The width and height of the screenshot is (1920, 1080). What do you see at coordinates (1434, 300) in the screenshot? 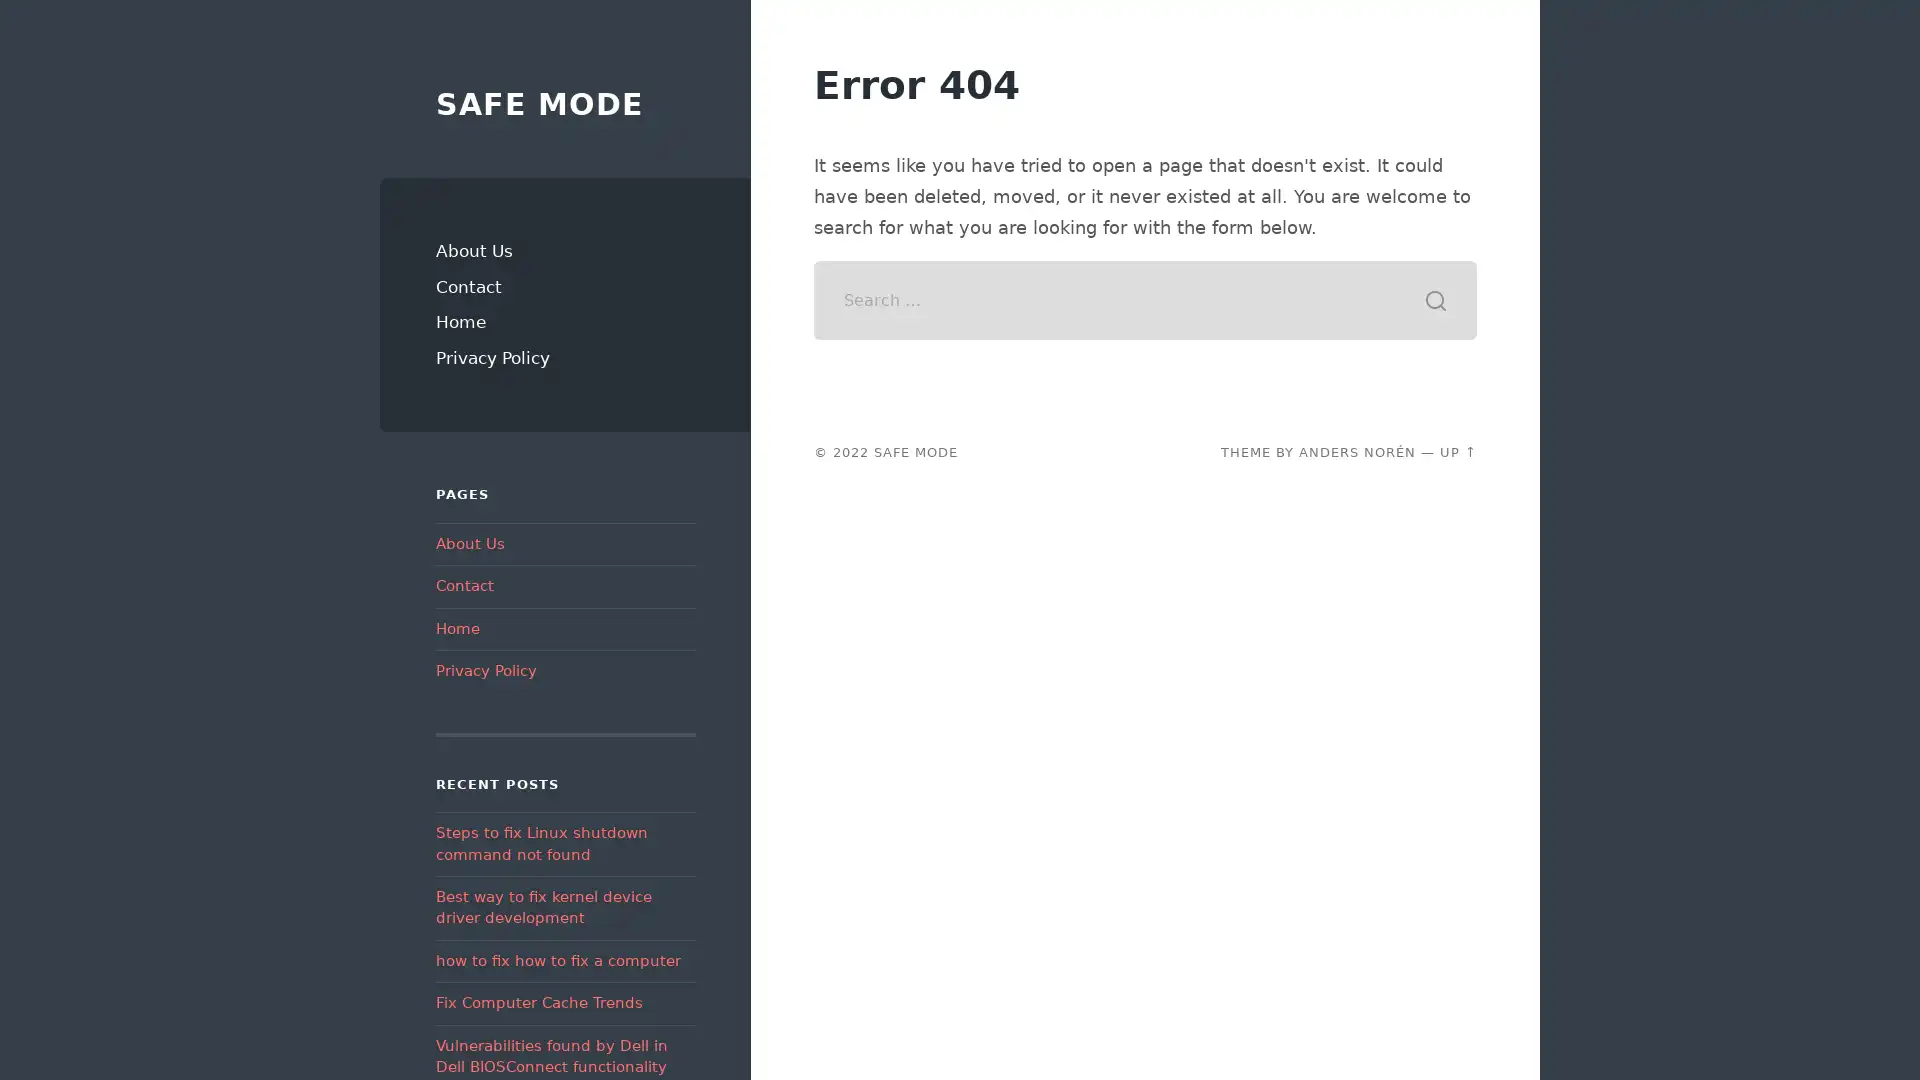
I see `Search` at bounding box center [1434, 300].